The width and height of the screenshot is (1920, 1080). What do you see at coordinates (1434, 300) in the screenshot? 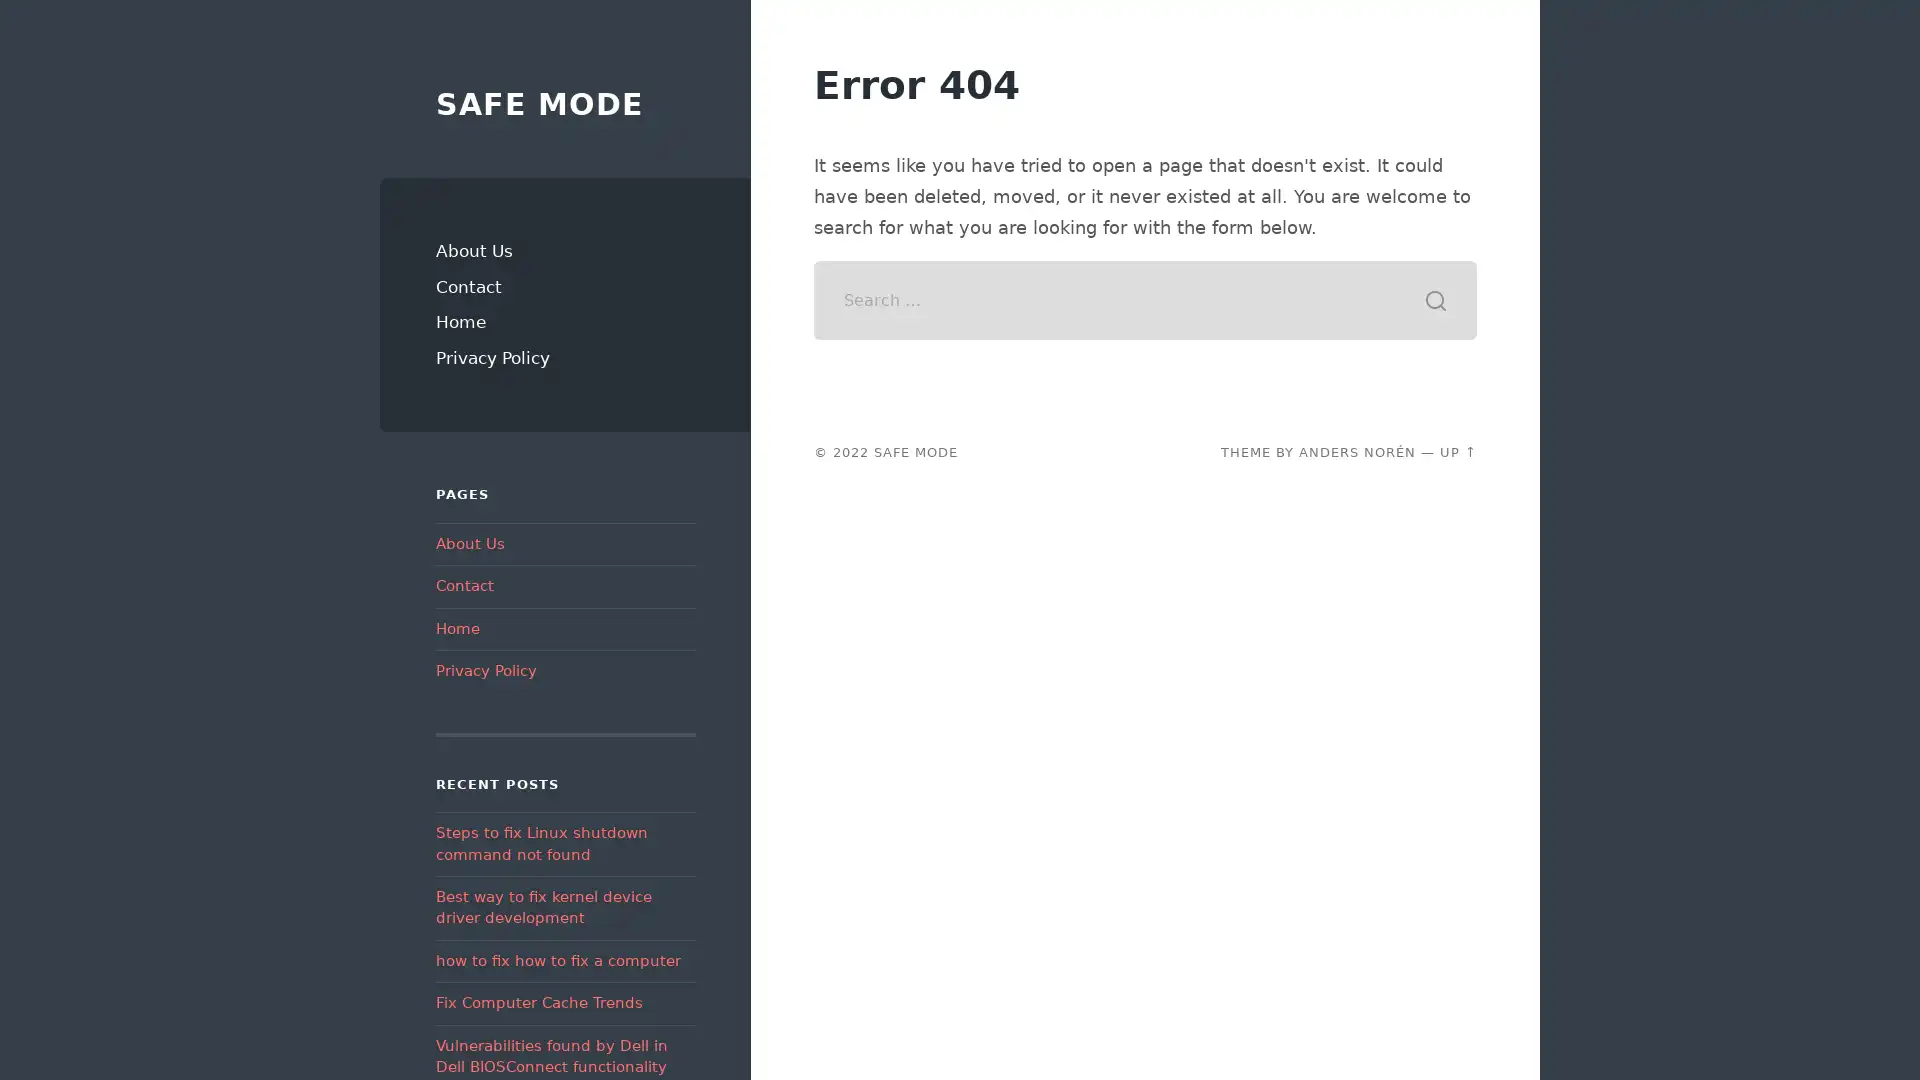
I see `Search` at bounding box center [1434, 300].